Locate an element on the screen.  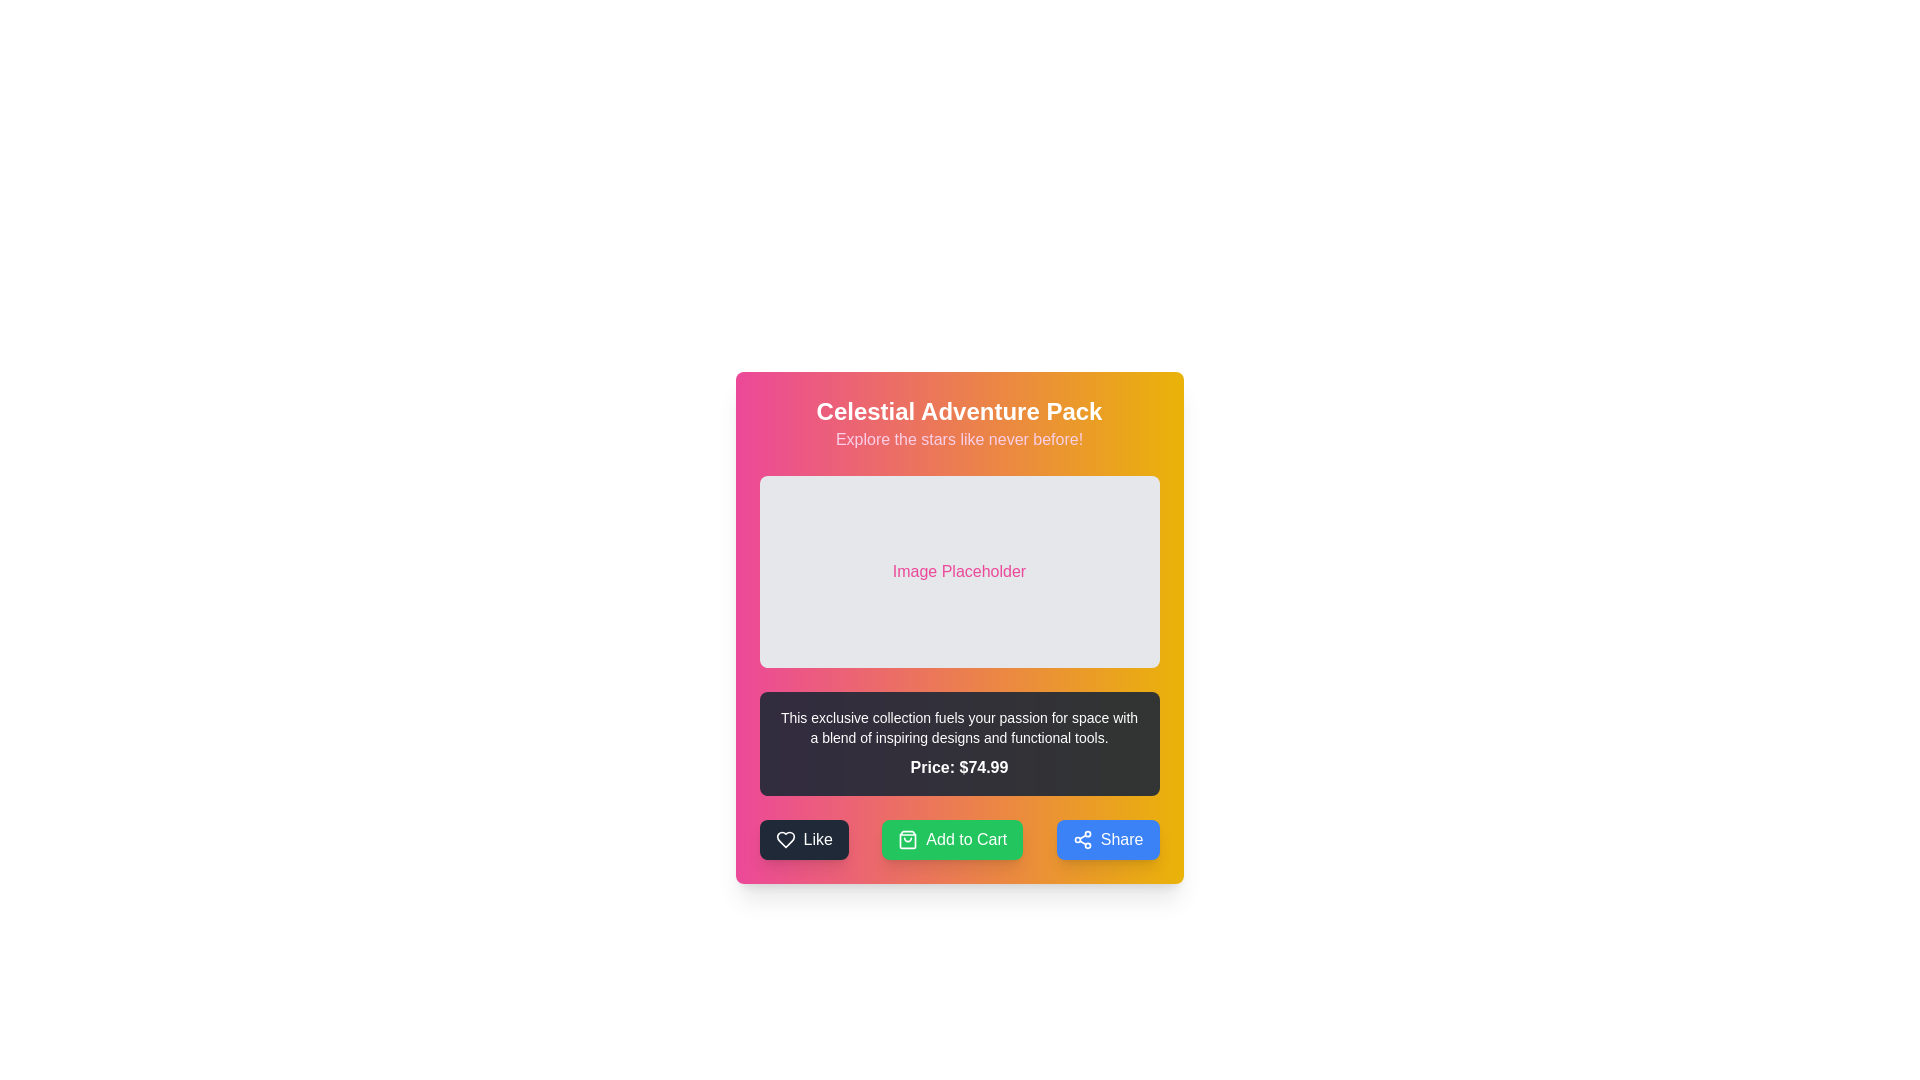
title text positioned centrally at the top of the card layout, which serves as the main heading for the content below is located at coordinates (958, 411).